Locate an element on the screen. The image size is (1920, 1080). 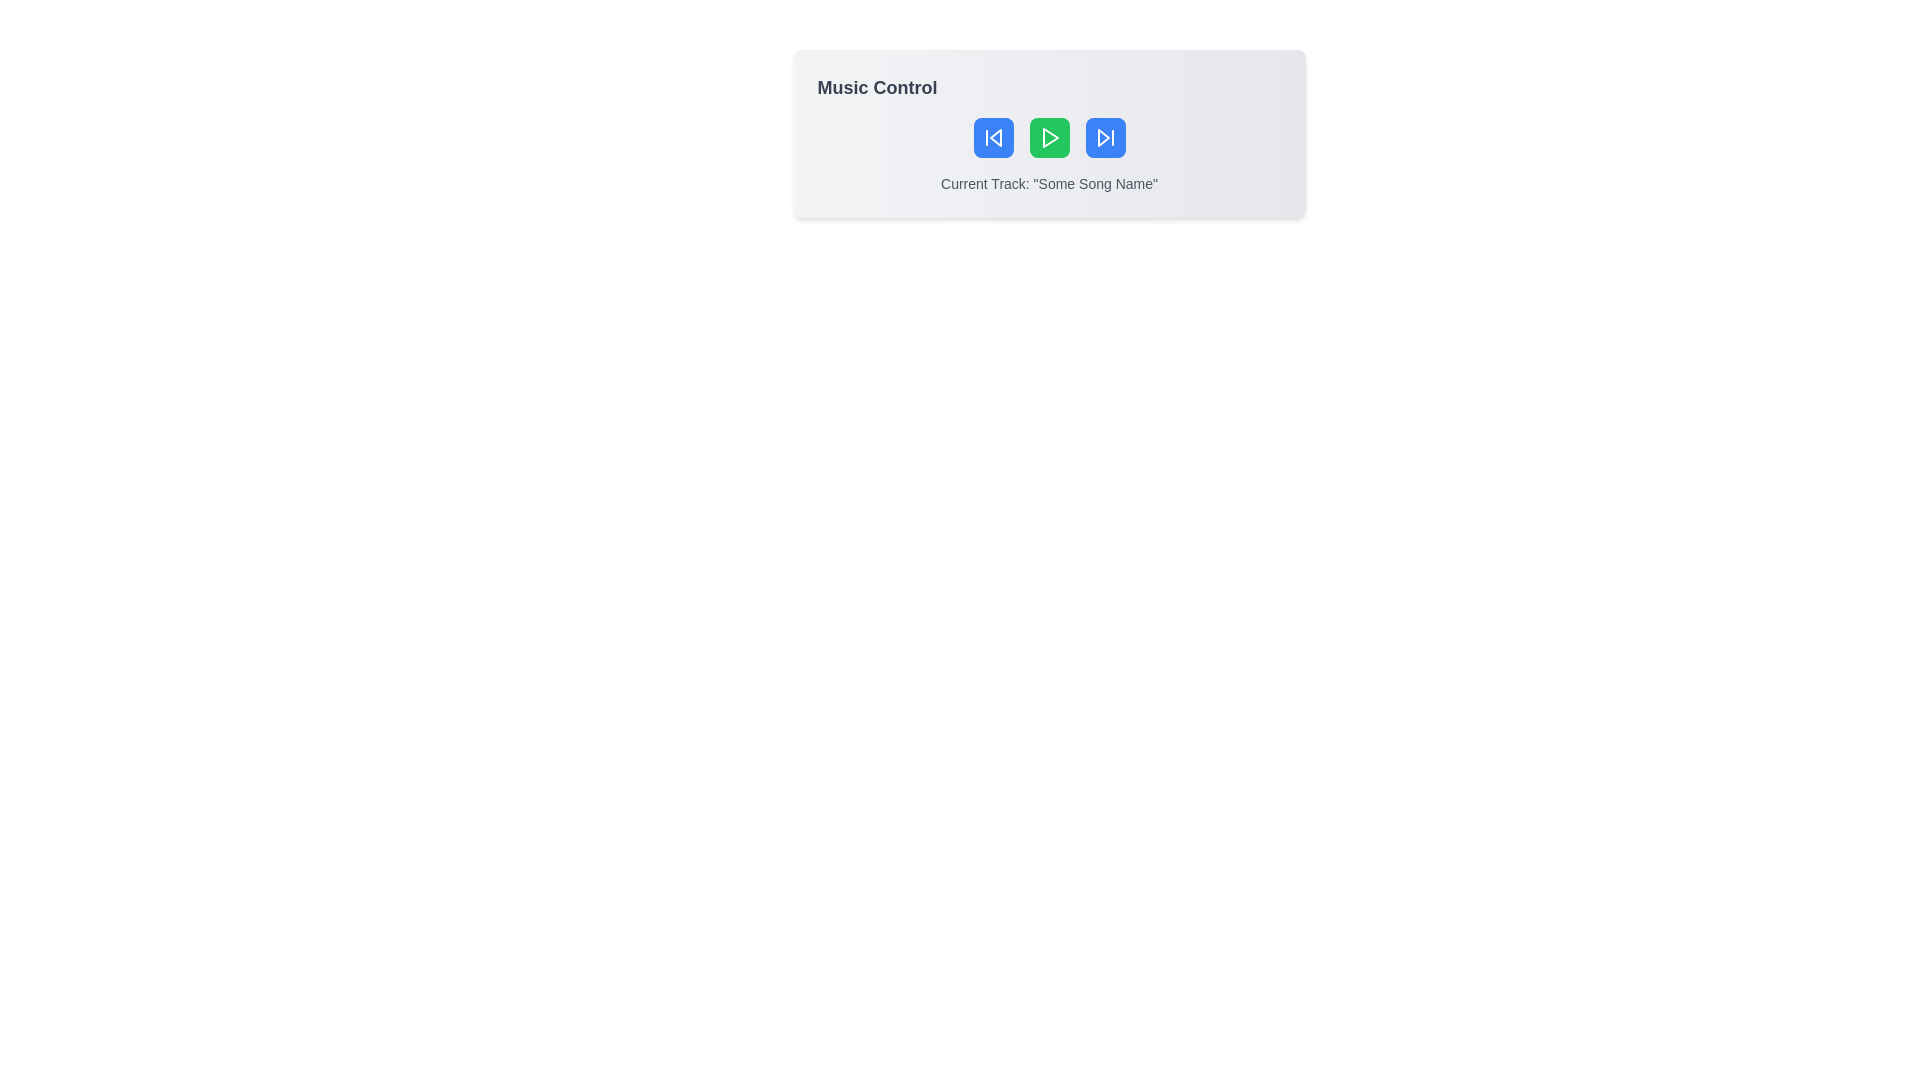
the play button in the Music Control panel to play or pause the track is located at coordinates (1049, 137).